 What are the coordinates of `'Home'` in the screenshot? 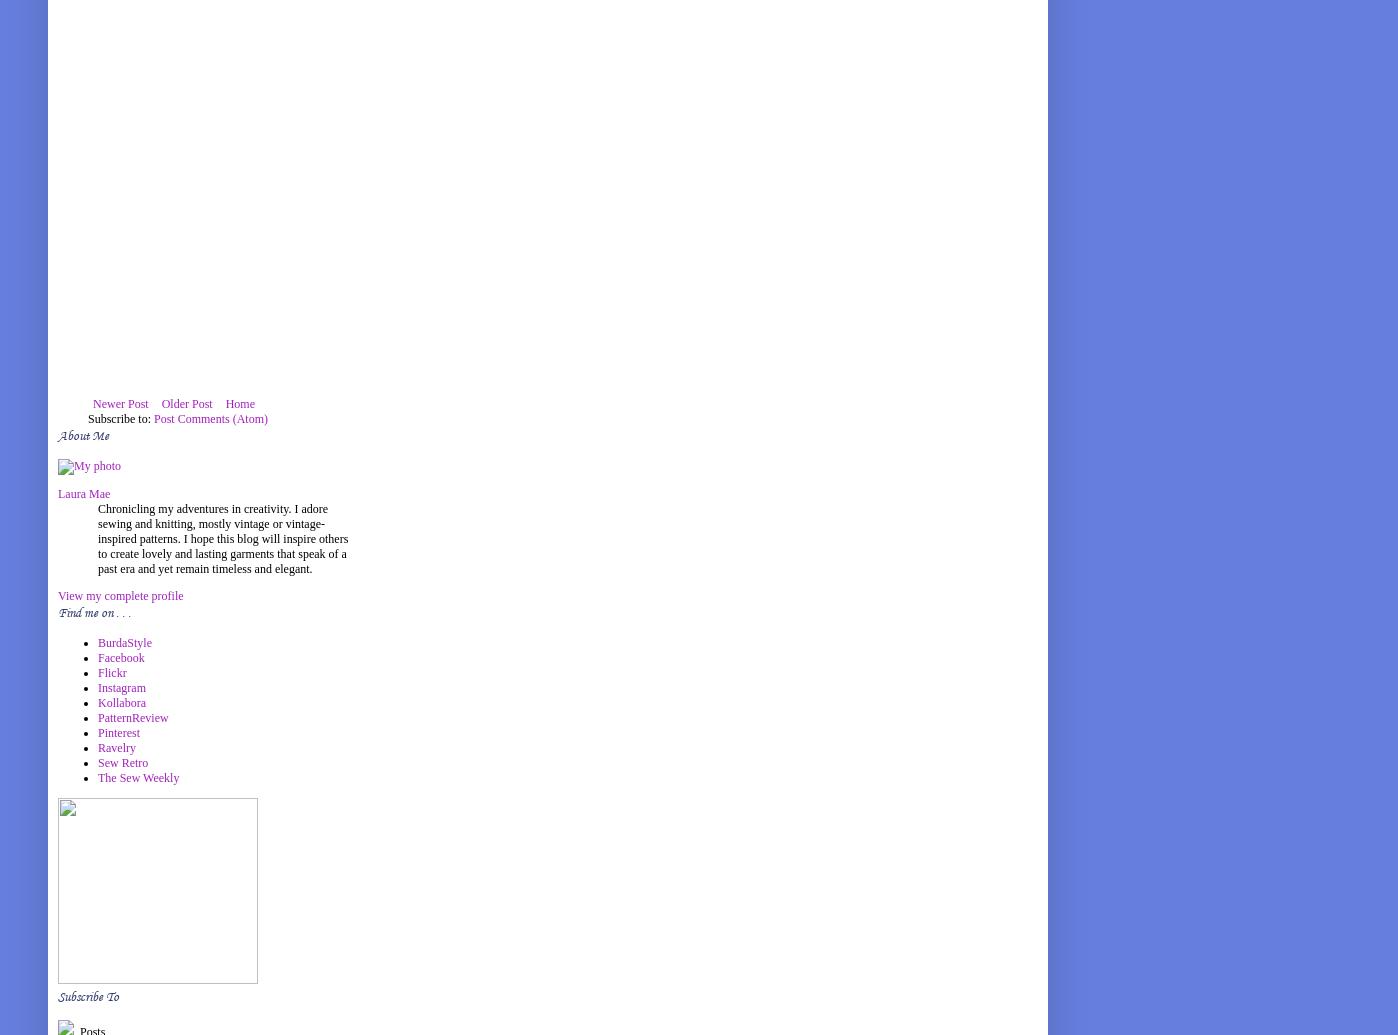 It's located at (240, 403).